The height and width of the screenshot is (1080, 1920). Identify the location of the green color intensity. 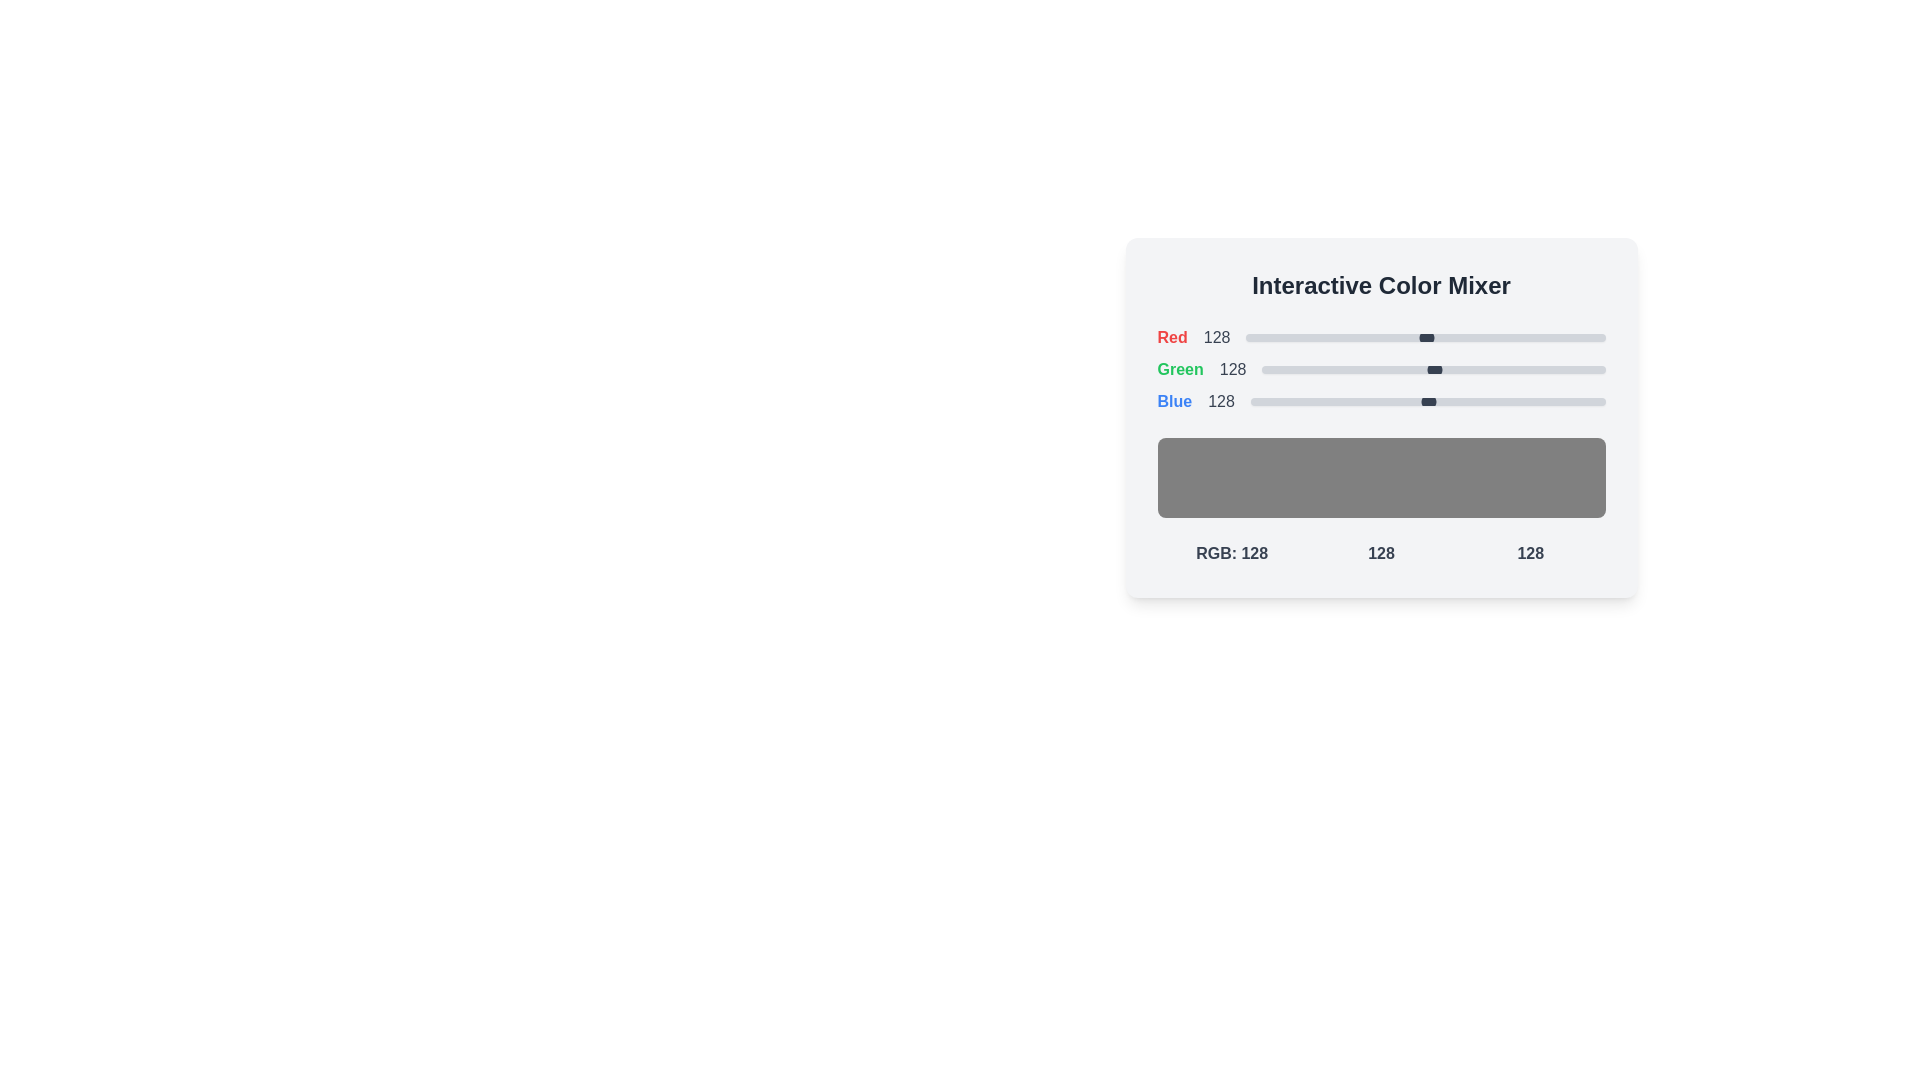
(1470, 370).